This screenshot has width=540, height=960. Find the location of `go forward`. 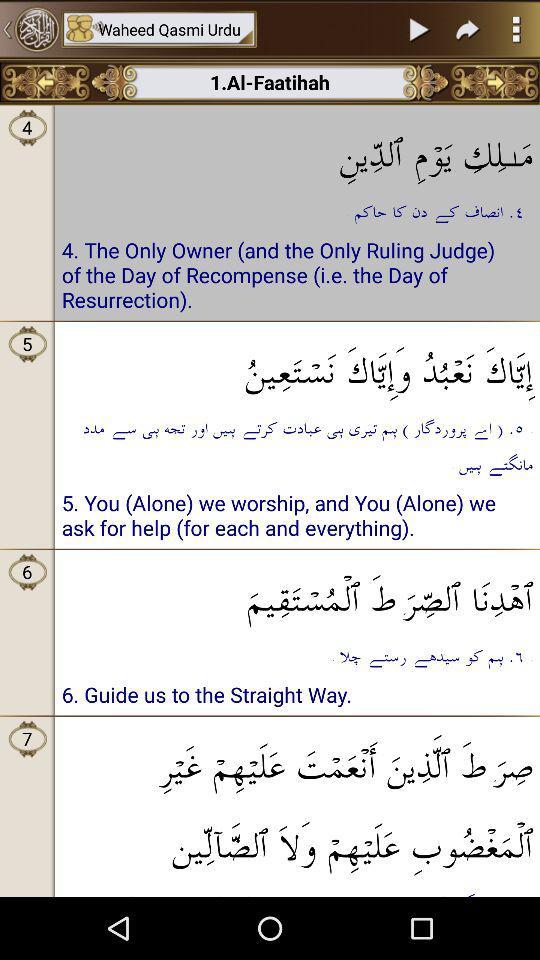

go forward is located at coordinates (493, 82).